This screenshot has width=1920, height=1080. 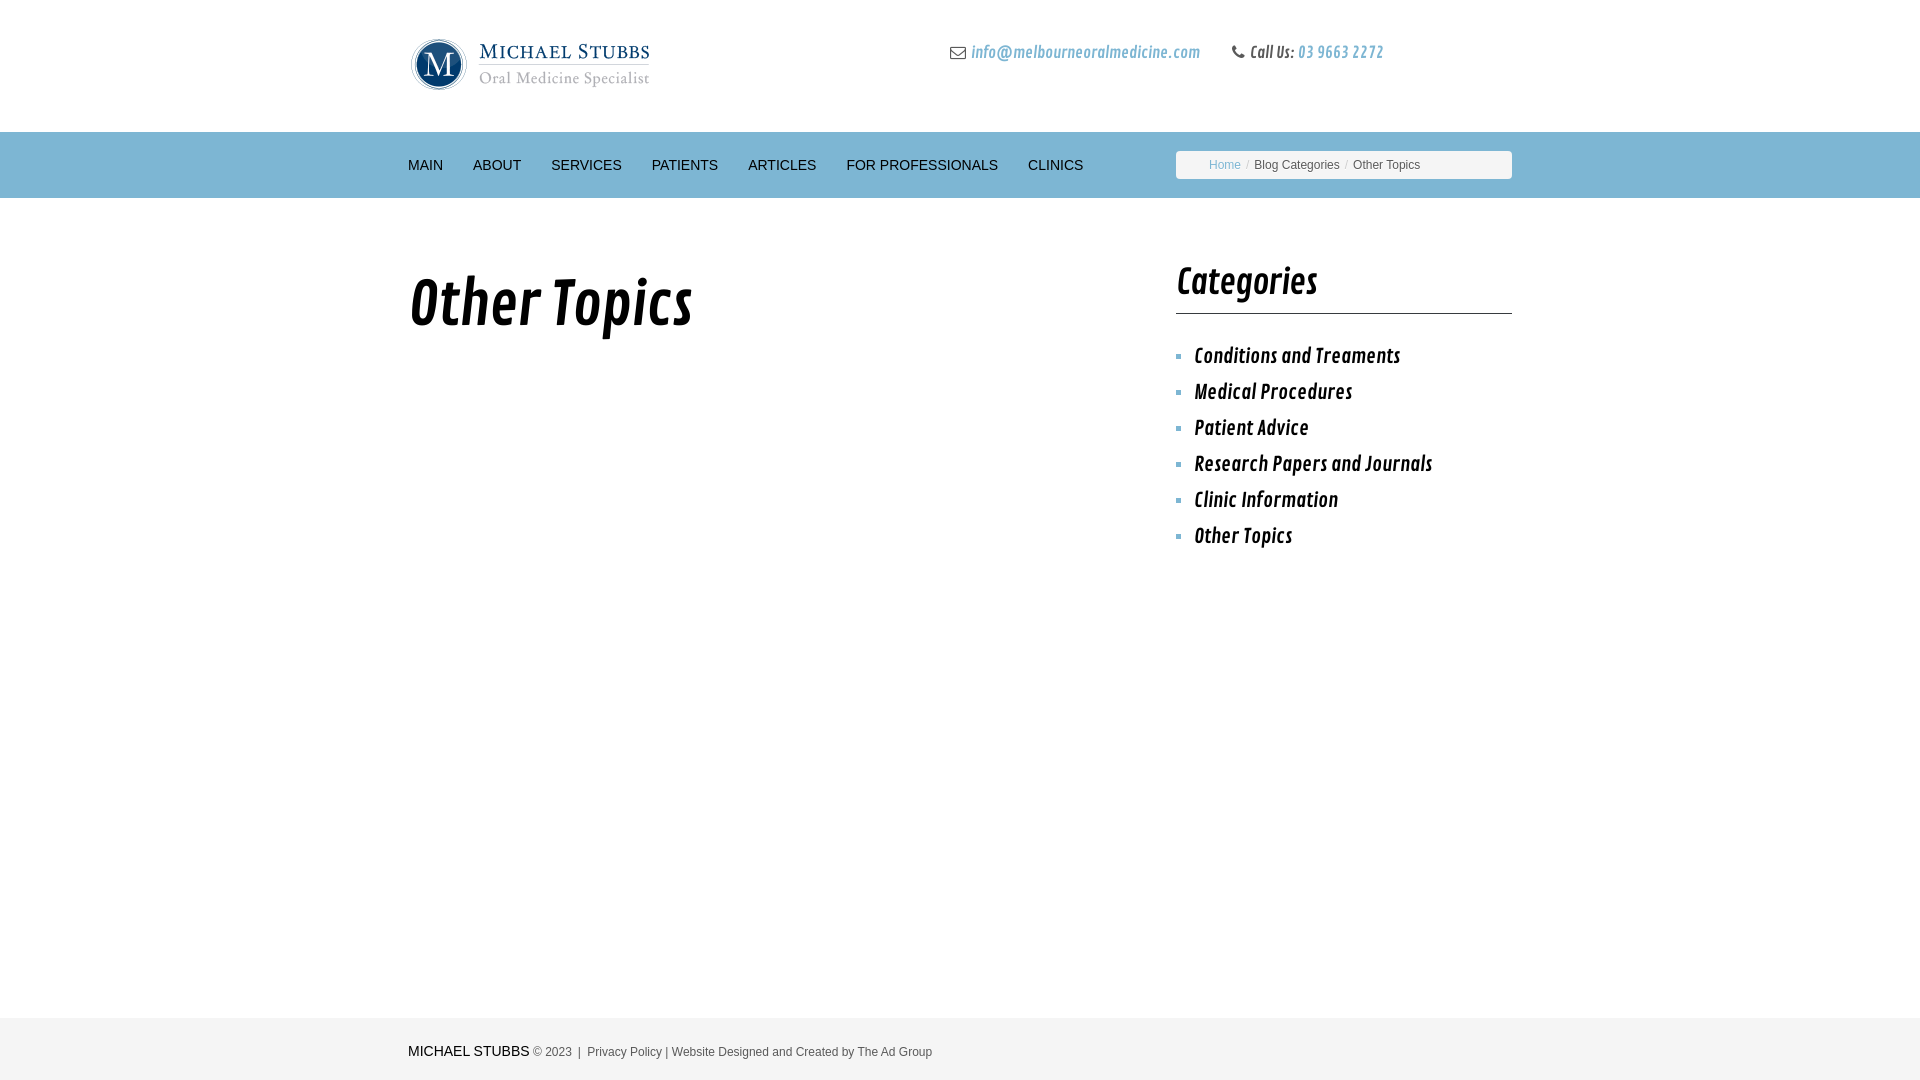 What do you see at coordinates (857, 1051) in the screenshot?
I see `'The Ad Group'` at bounding box center [857, 1051].